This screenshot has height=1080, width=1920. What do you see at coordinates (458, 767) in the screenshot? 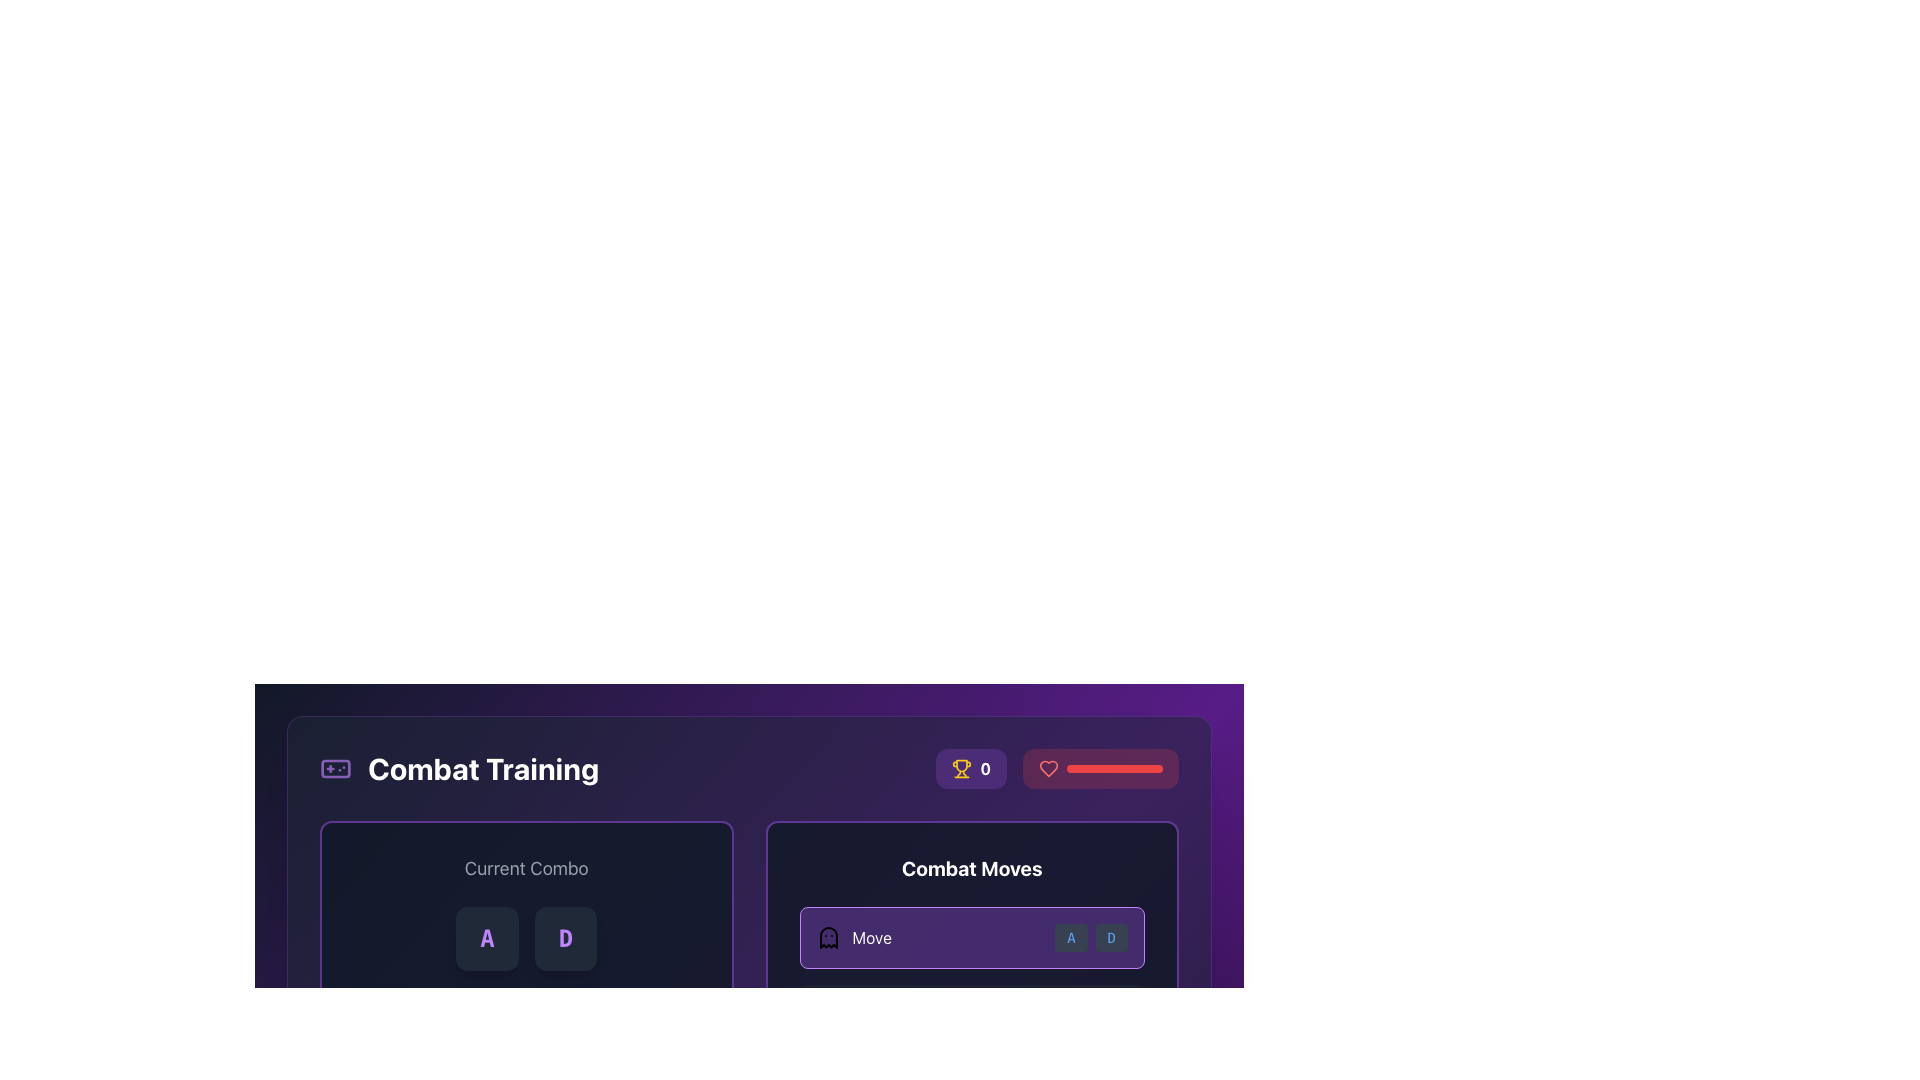
I see `the 'Combat Training' header, which features large, bold, white text and a purple game controller icon to its left, for navigation or interaction` at bounding box center [458, 767].